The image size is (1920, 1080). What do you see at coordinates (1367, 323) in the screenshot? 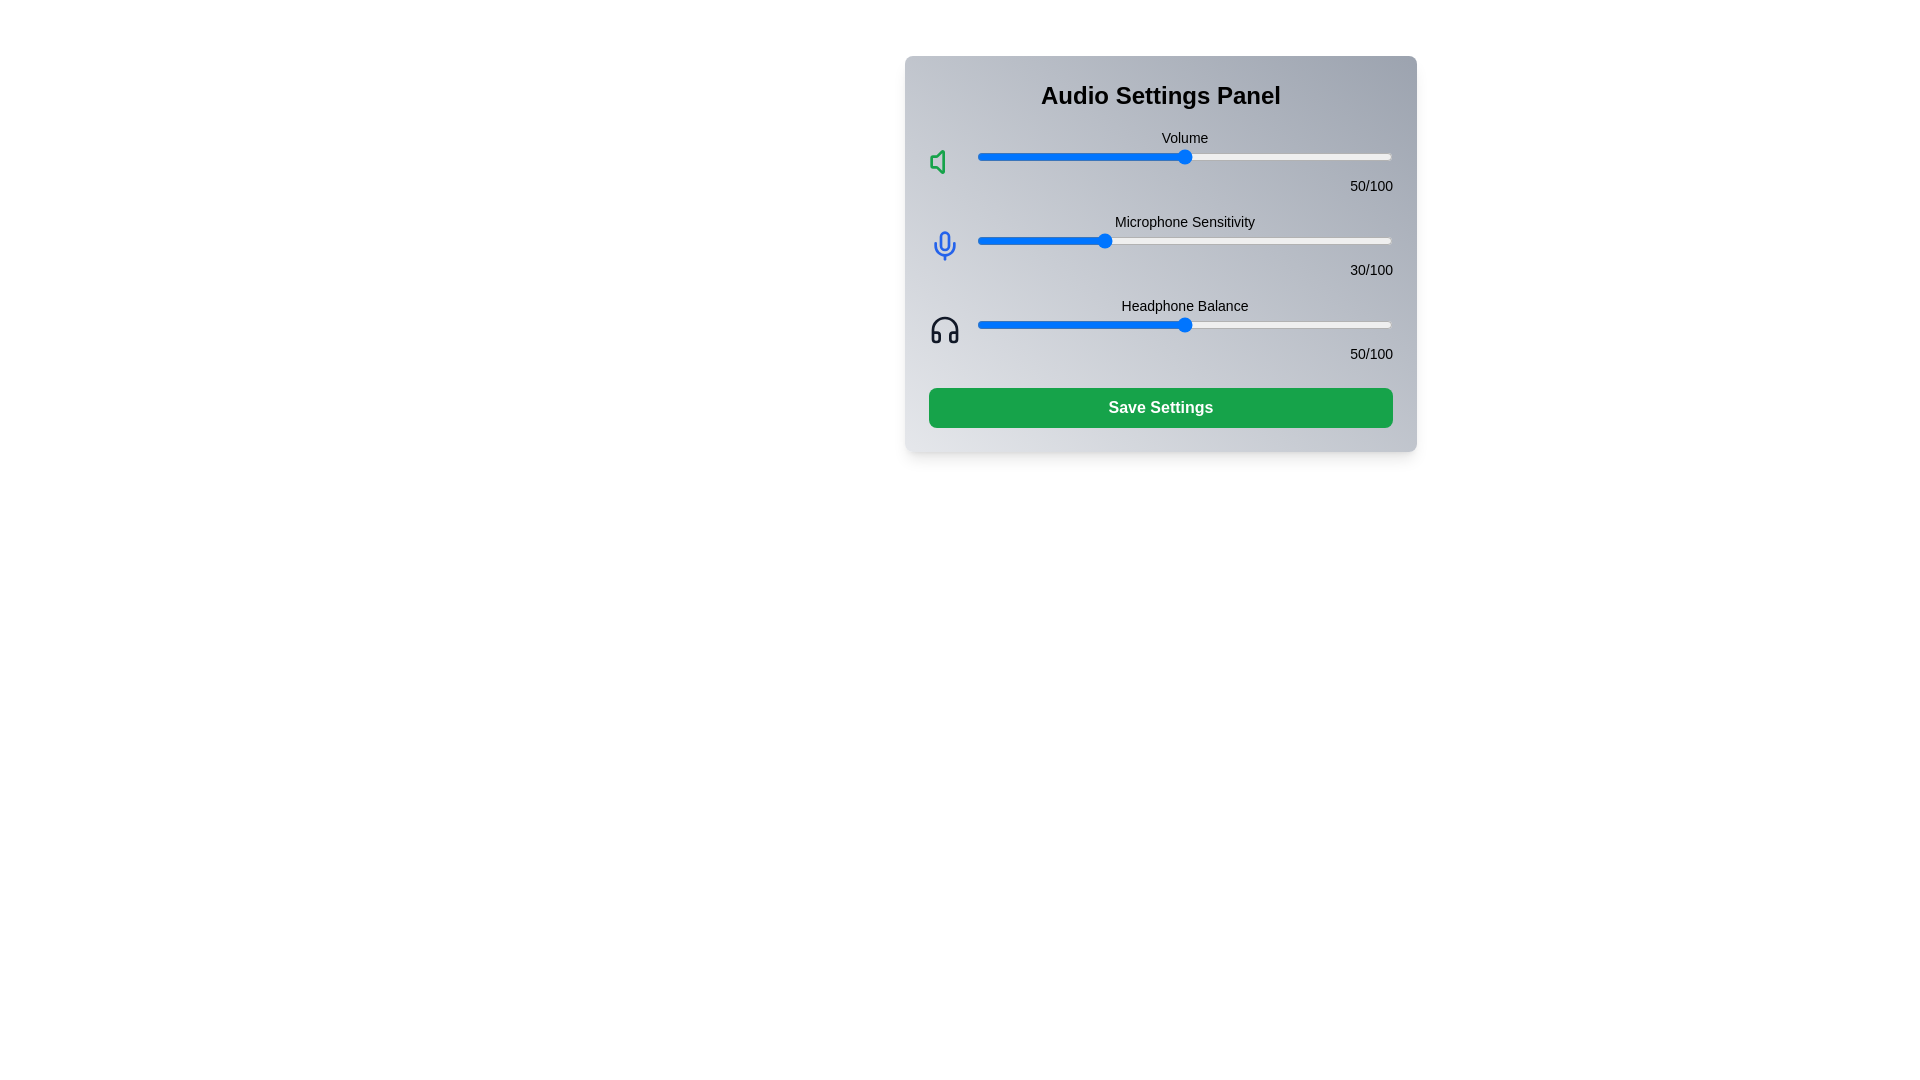
I see `the headphone balance` at bounding box center [1367, 323].